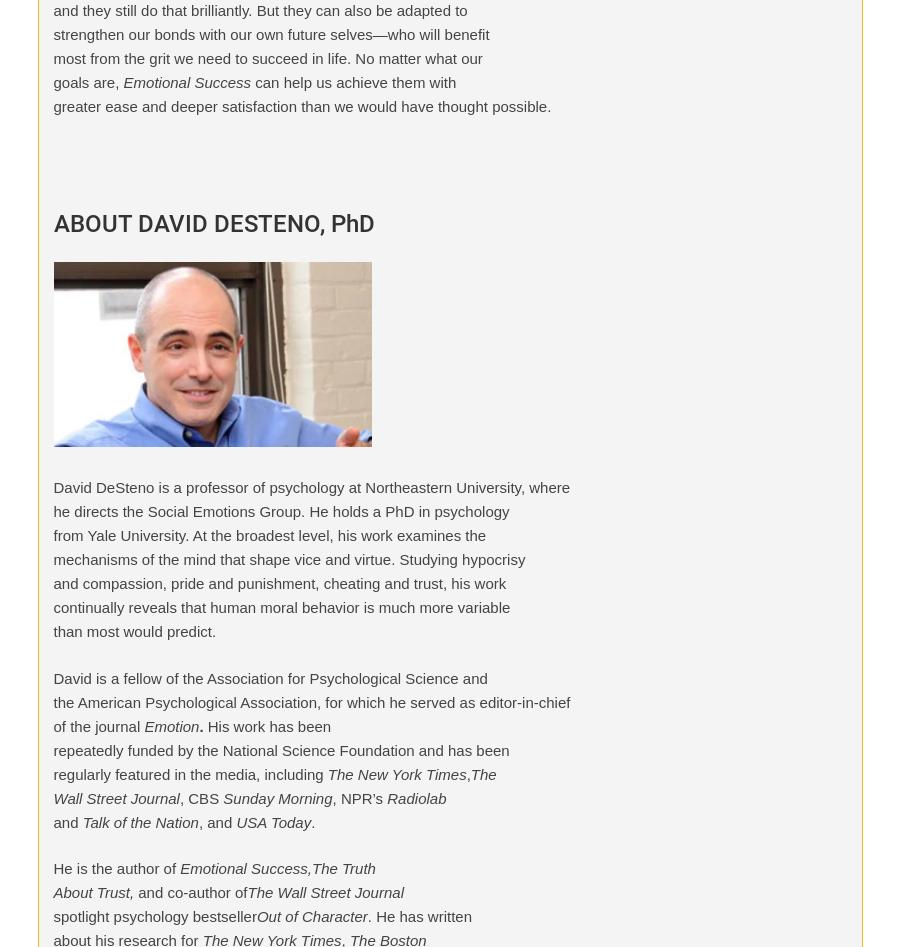 This screenshot has width=900, height=947. What do you see at coordinates (630, 21) in the screenshot?
I see `'MentorCoach'` at bounding box center [630, 21].